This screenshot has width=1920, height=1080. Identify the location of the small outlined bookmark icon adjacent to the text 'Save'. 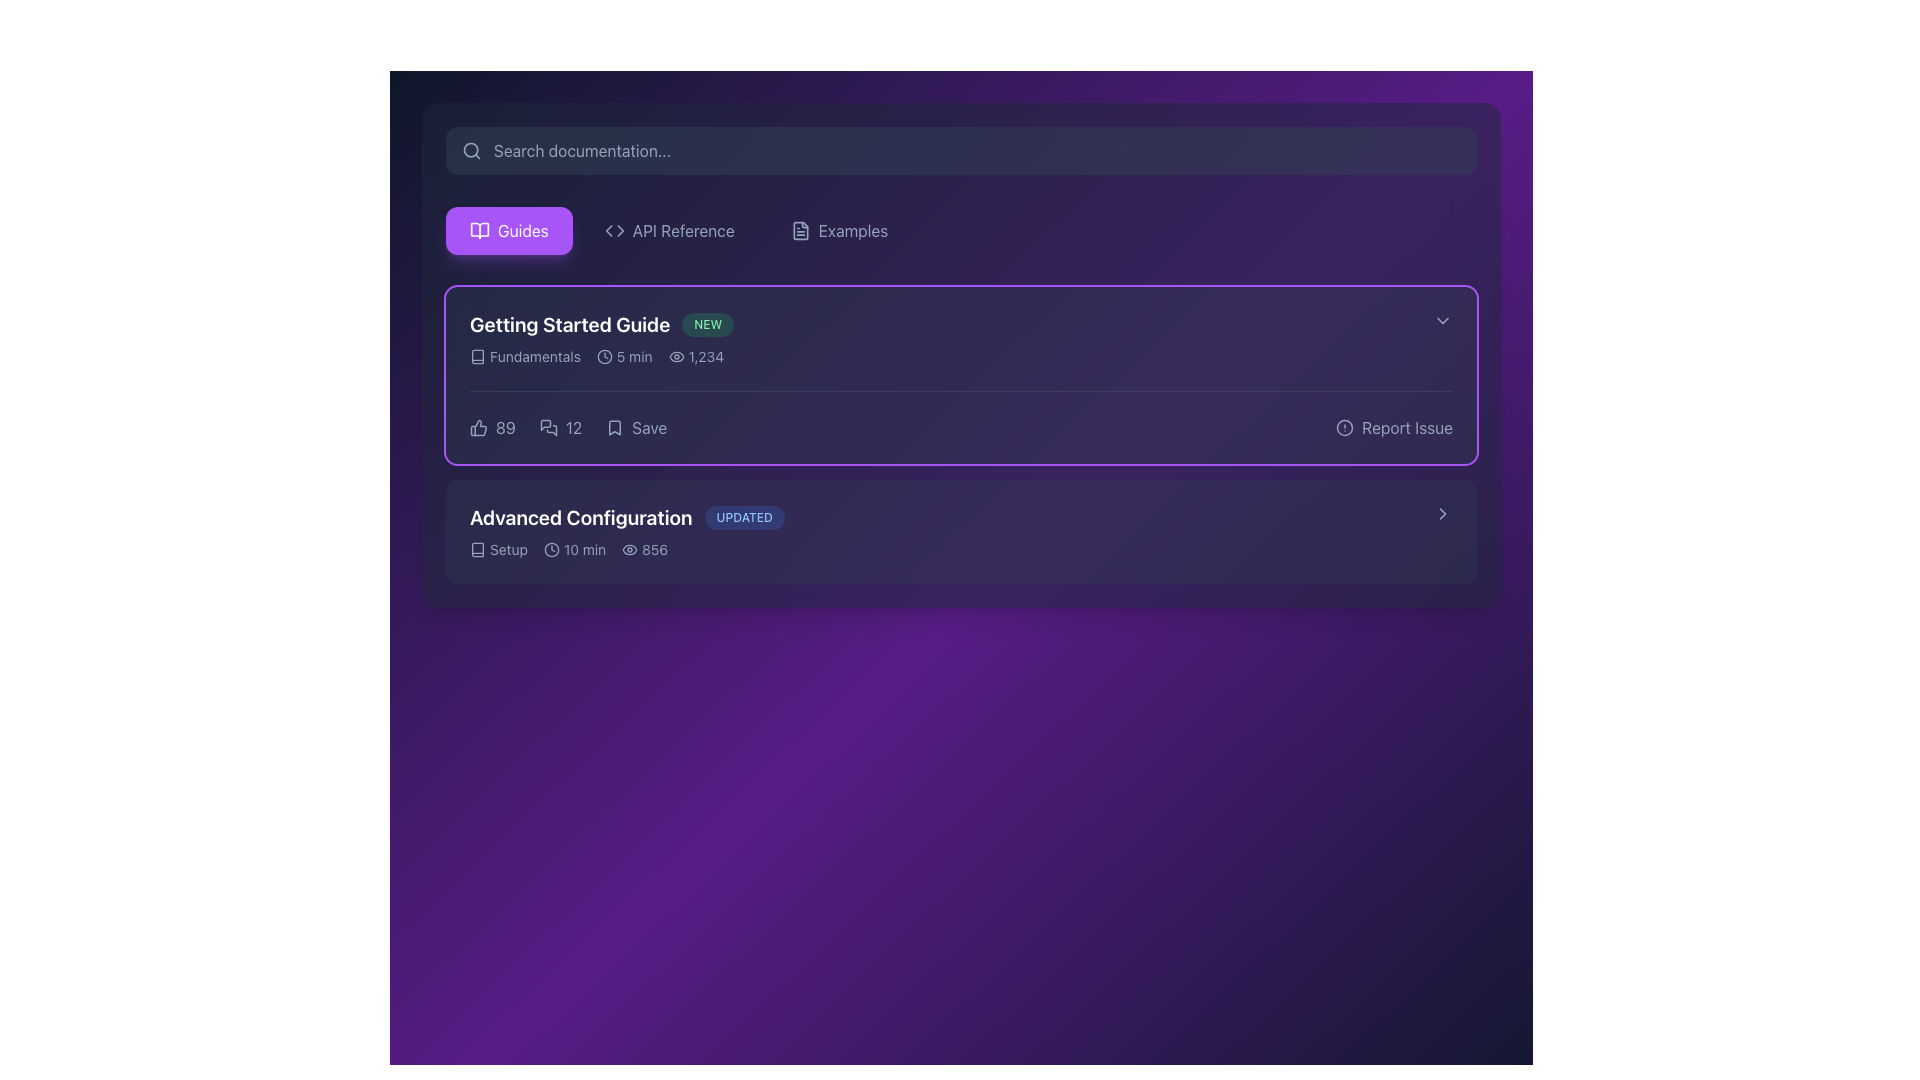
(614, 427).